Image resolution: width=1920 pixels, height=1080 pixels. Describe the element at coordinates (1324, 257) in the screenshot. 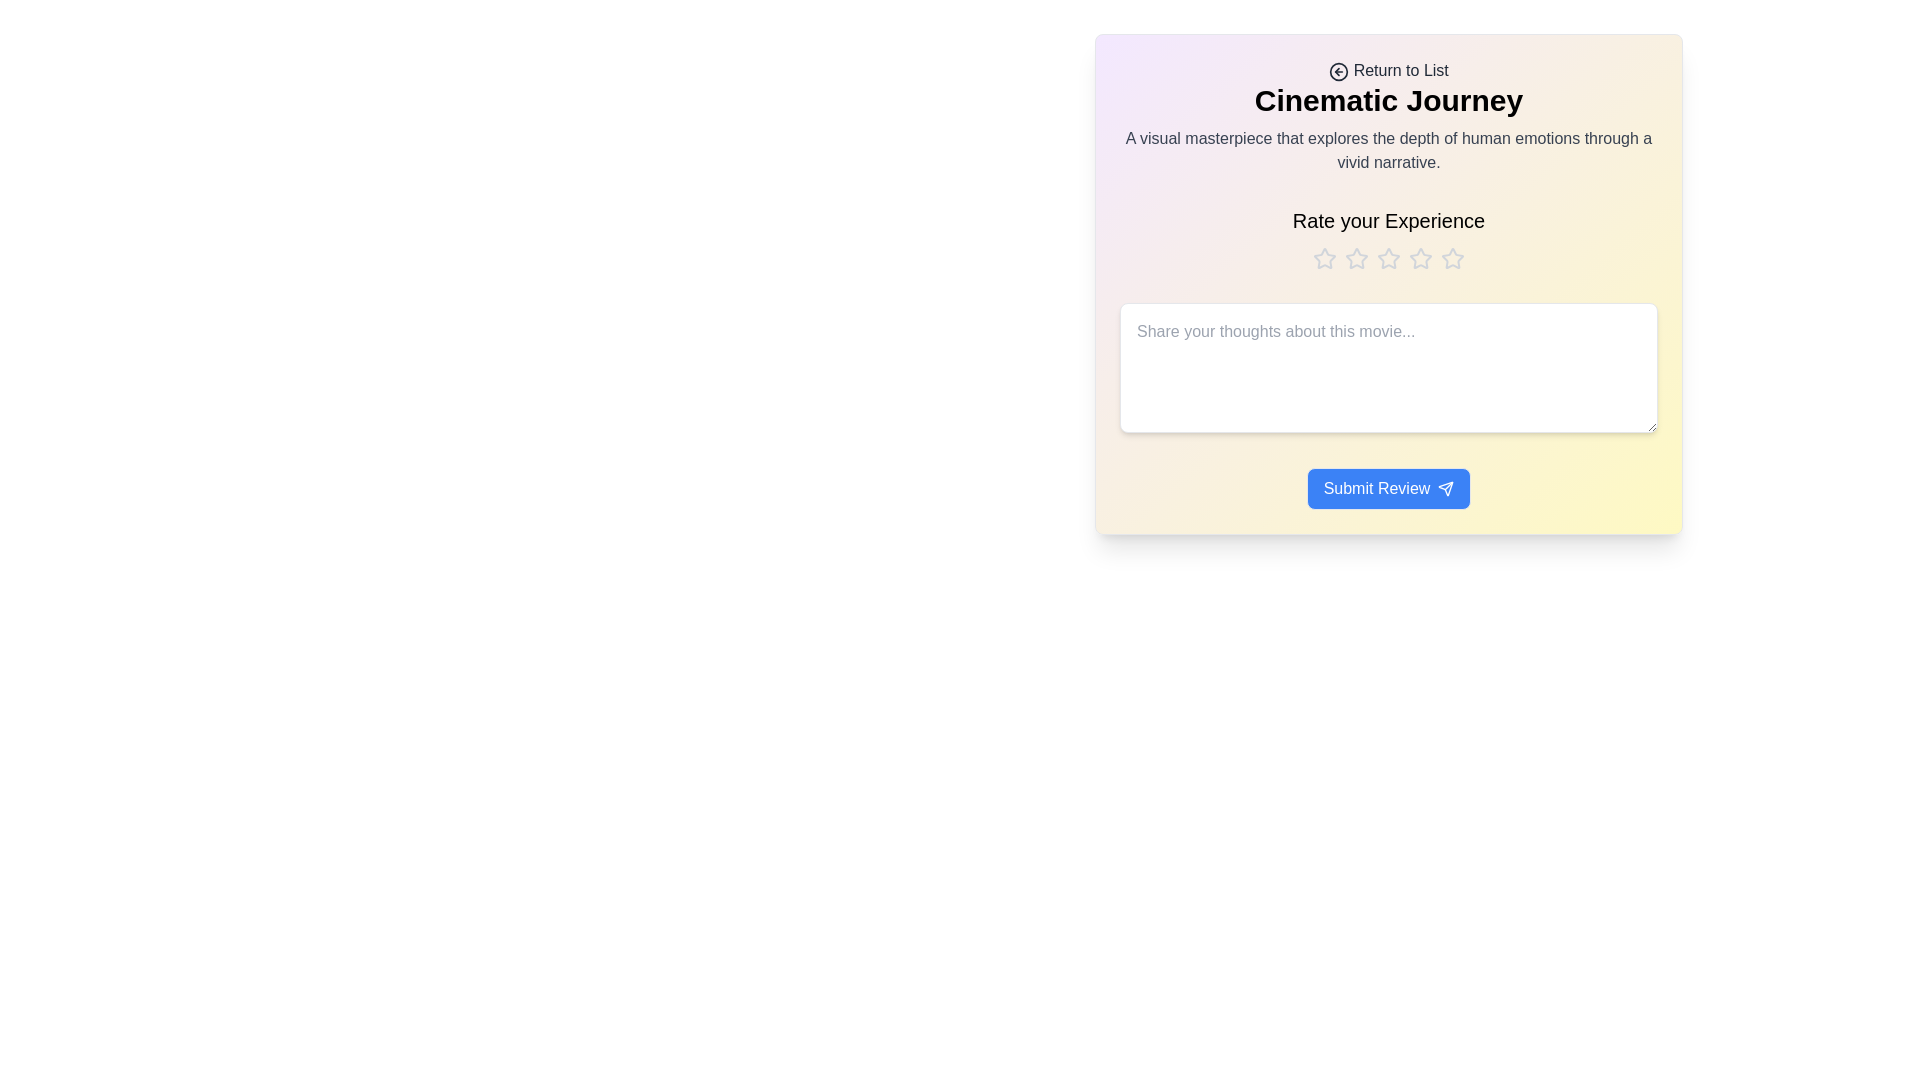

I see `the outlined star icon` at that location.